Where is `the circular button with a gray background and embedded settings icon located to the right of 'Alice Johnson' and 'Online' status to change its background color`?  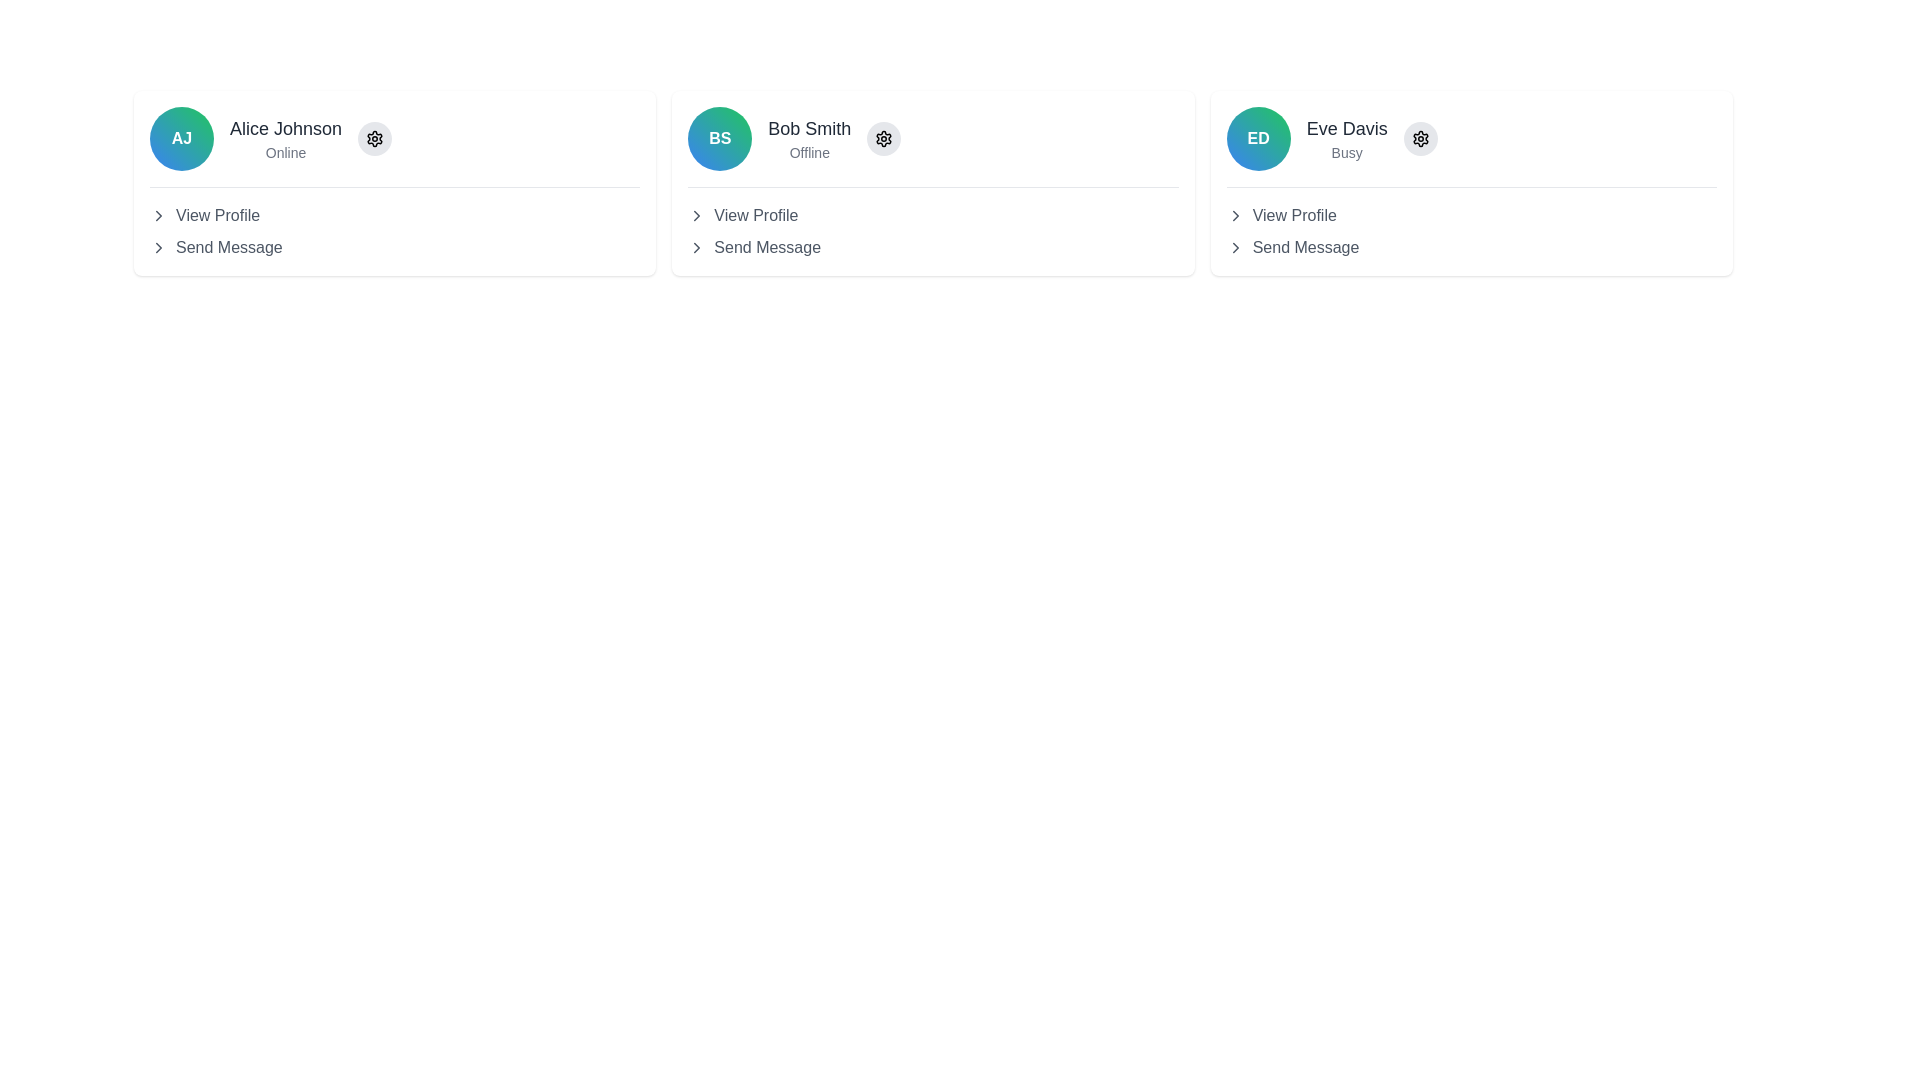
the circular button with a gray background and embedded settings icon located to the right of 'Alice Johnson' and 'Online' status to change its background color is located at coordinates (375, 137).